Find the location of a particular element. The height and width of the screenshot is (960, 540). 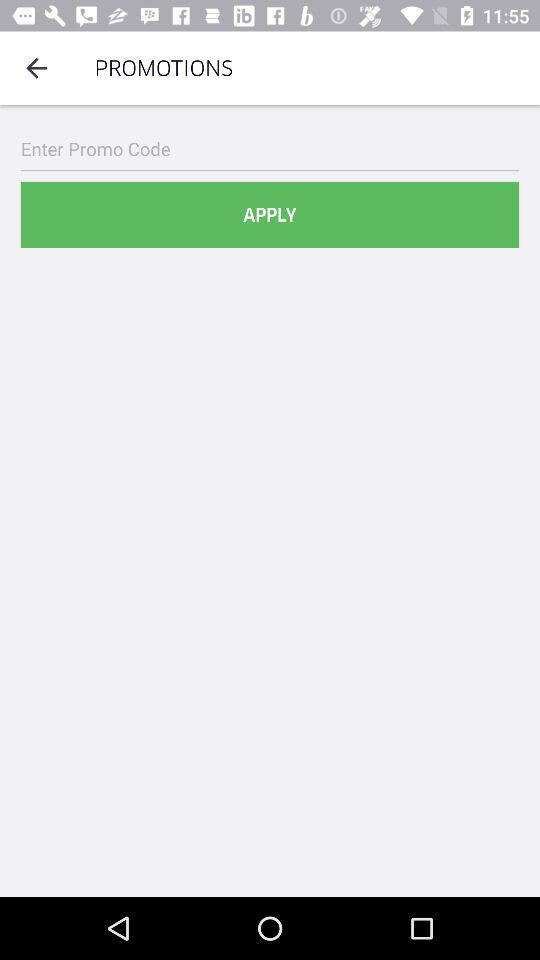

item above apply item is located at coordinates (270, 147).